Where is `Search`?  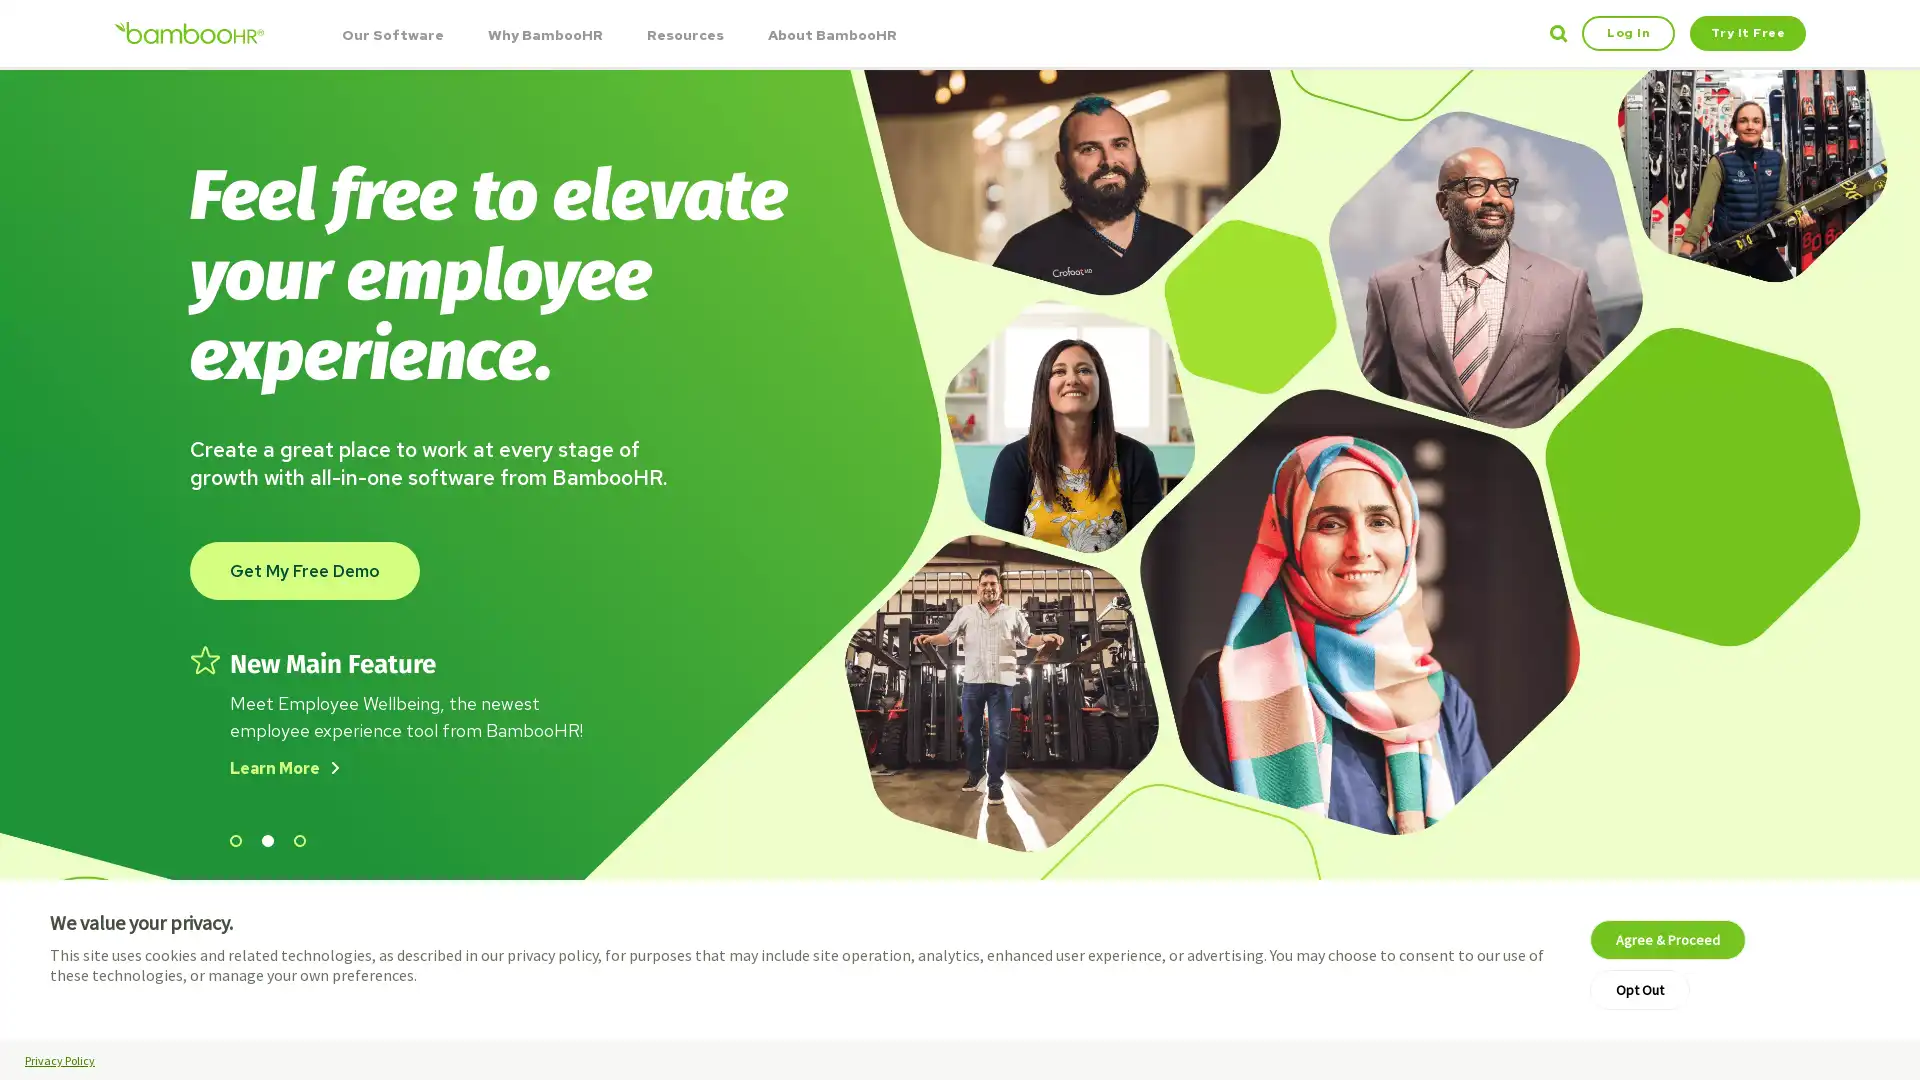
Search is located at coordinates (1558, 33).